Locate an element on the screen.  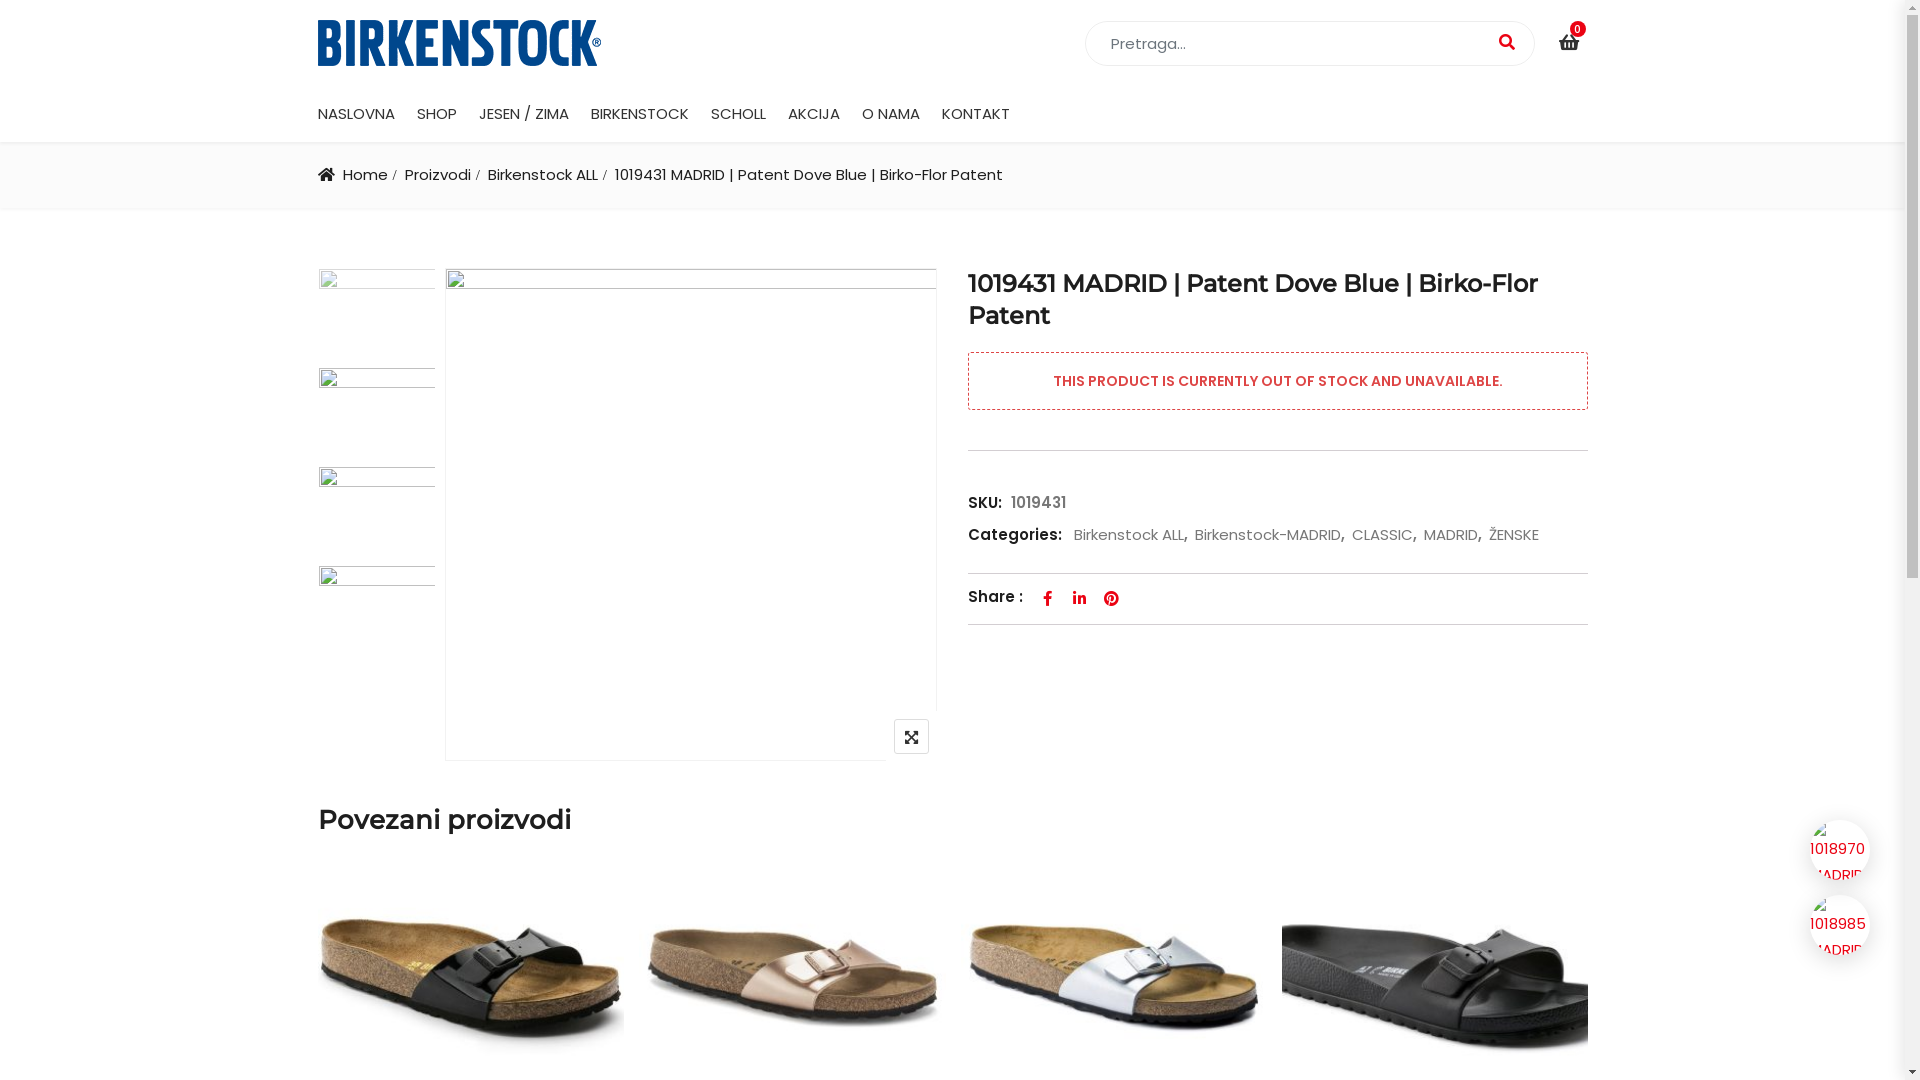
'JESEN / ZIMA' is located at coordinates (477, 114).